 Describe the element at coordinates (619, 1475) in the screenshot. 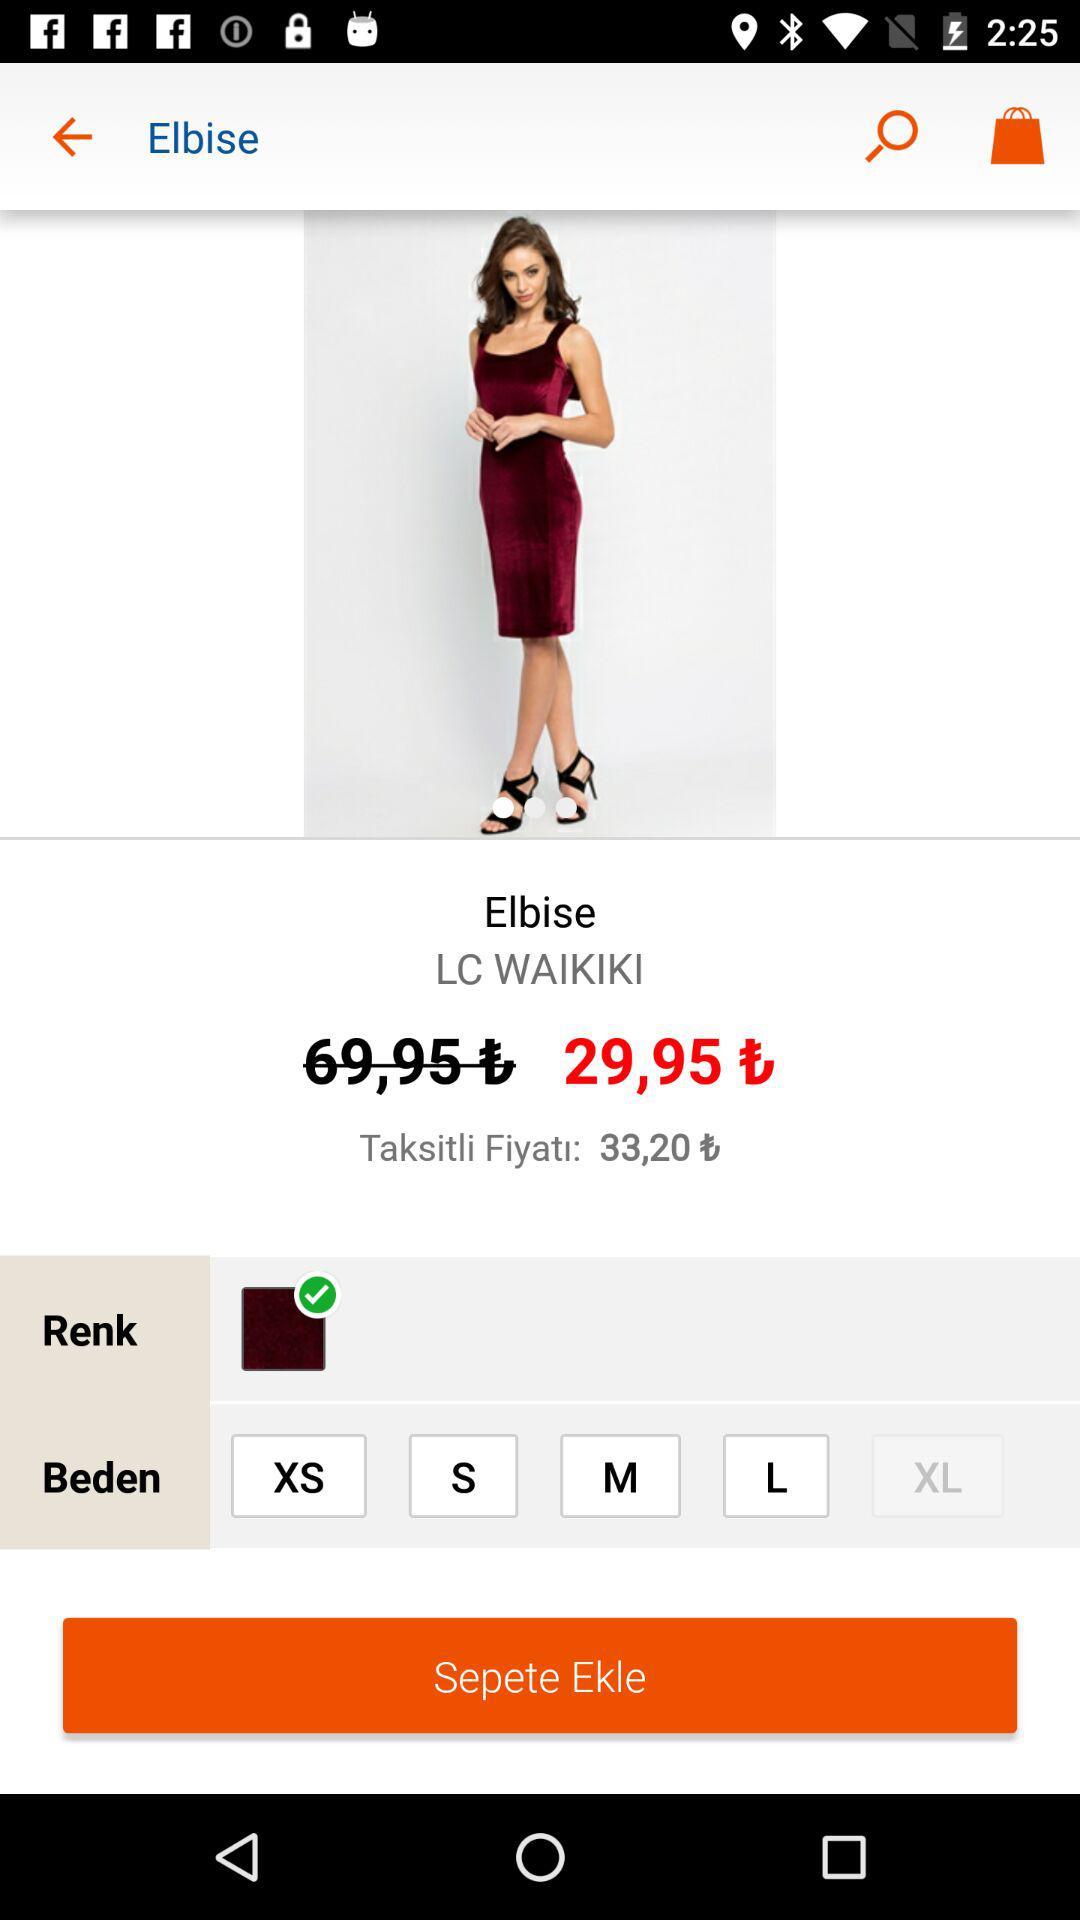

I see `option right to s in beden row` at that location.